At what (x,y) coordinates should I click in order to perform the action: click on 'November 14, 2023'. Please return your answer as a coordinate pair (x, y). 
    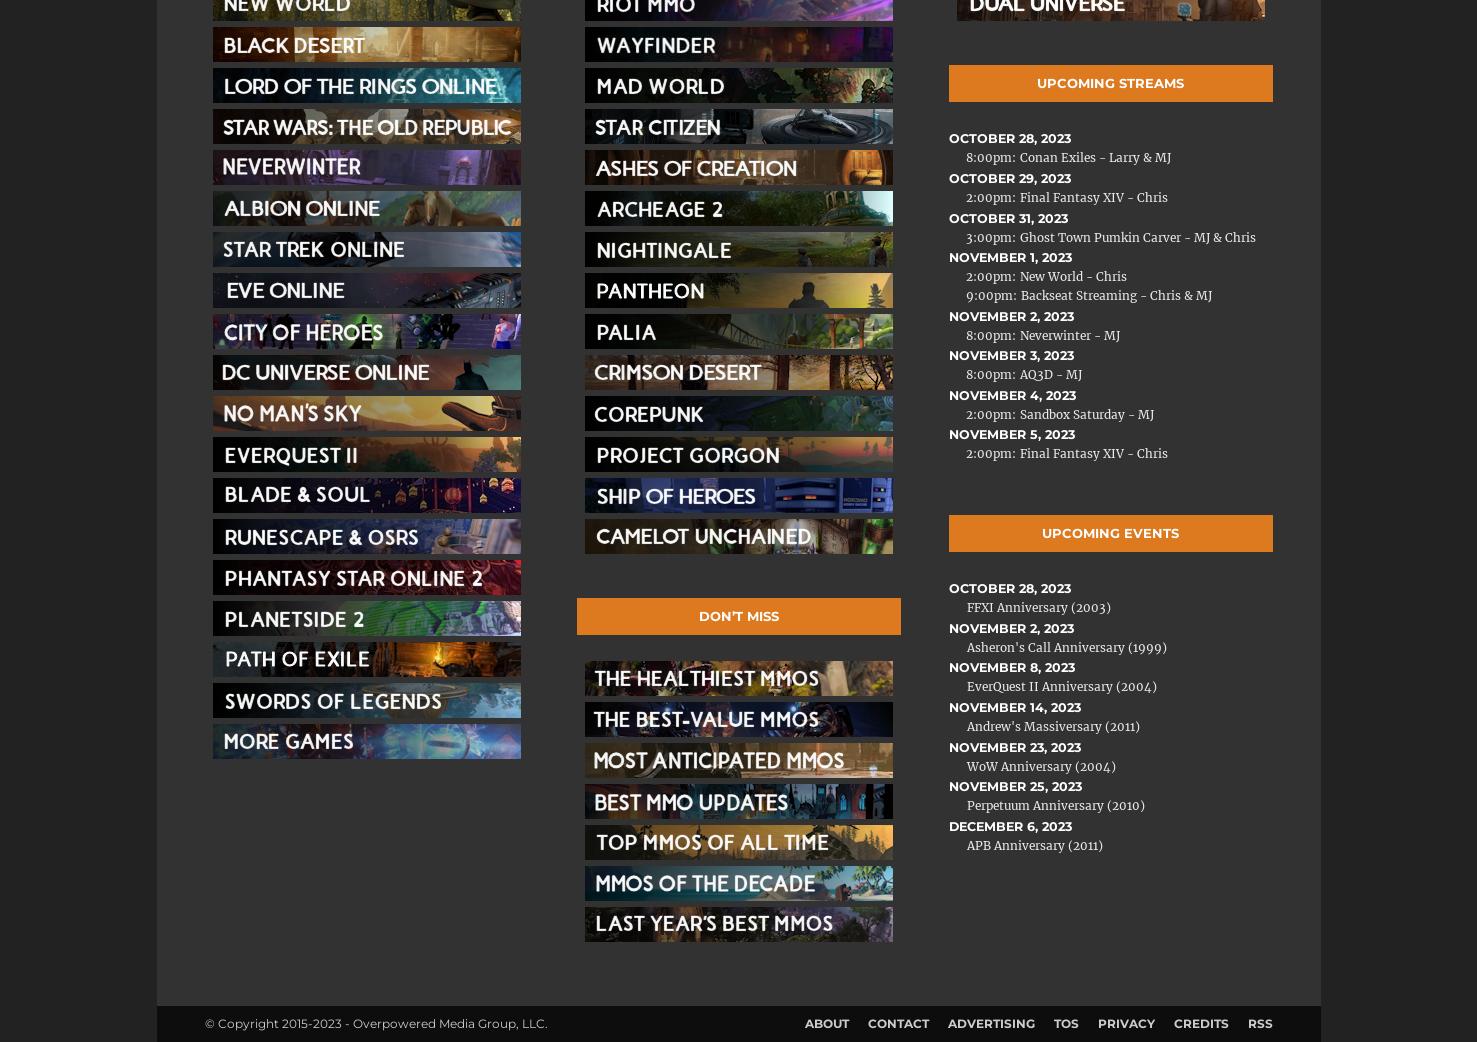
    Looking at the image, I should click on (1012, 706).